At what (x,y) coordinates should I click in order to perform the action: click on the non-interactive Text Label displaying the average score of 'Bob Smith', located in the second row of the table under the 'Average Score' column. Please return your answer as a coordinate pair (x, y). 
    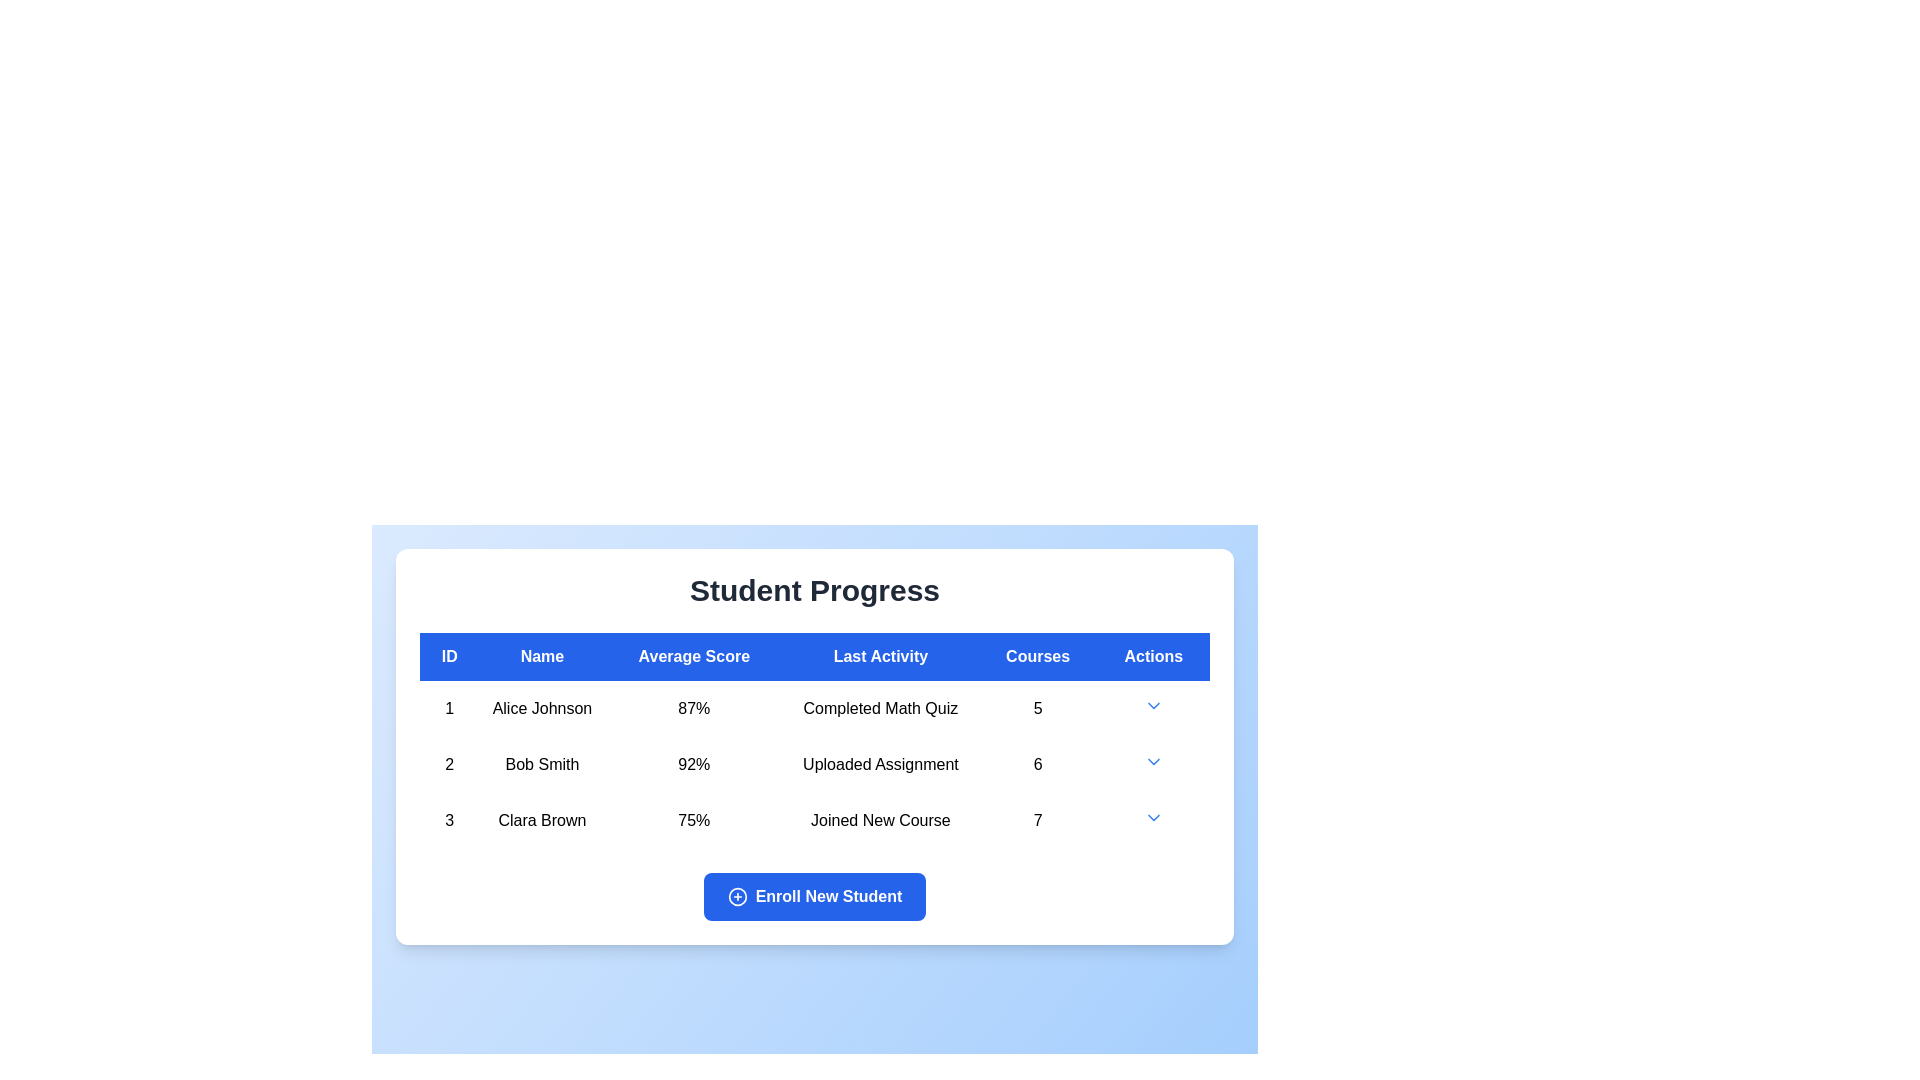
    Looking at the image, I should click on (694, 764).